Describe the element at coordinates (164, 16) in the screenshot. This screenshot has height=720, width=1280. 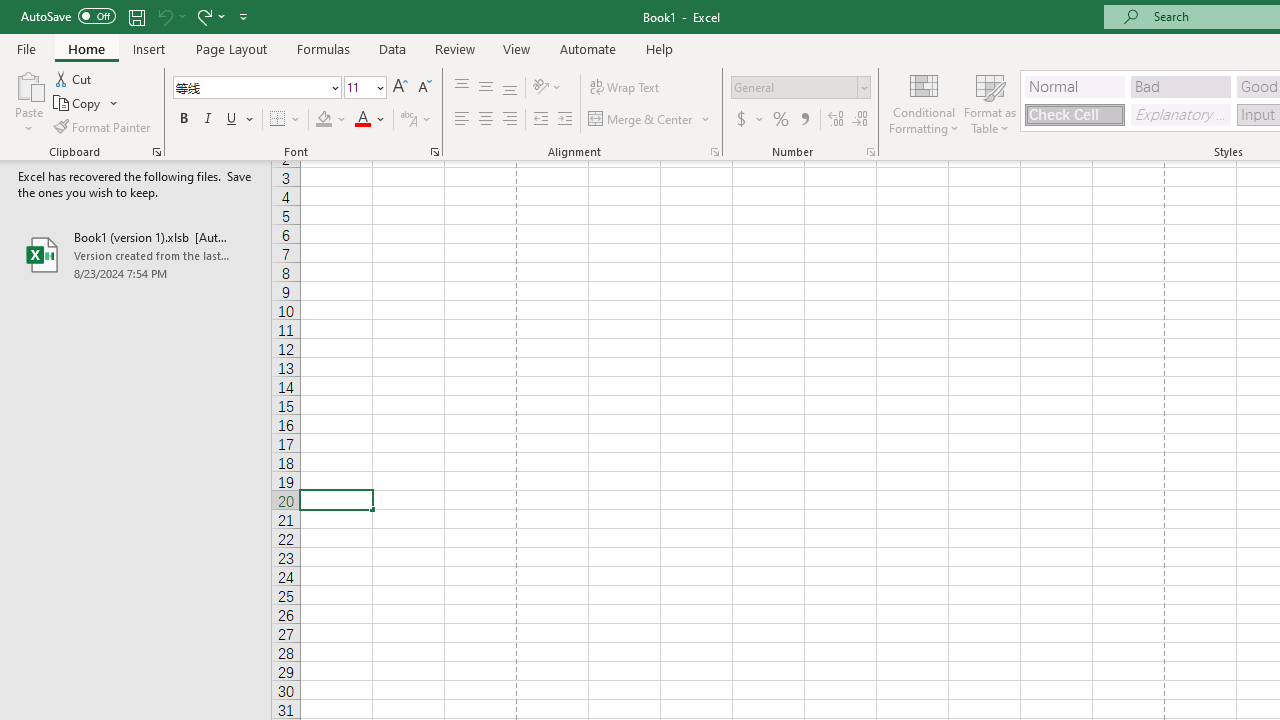
I see `'Undo'` at that location.